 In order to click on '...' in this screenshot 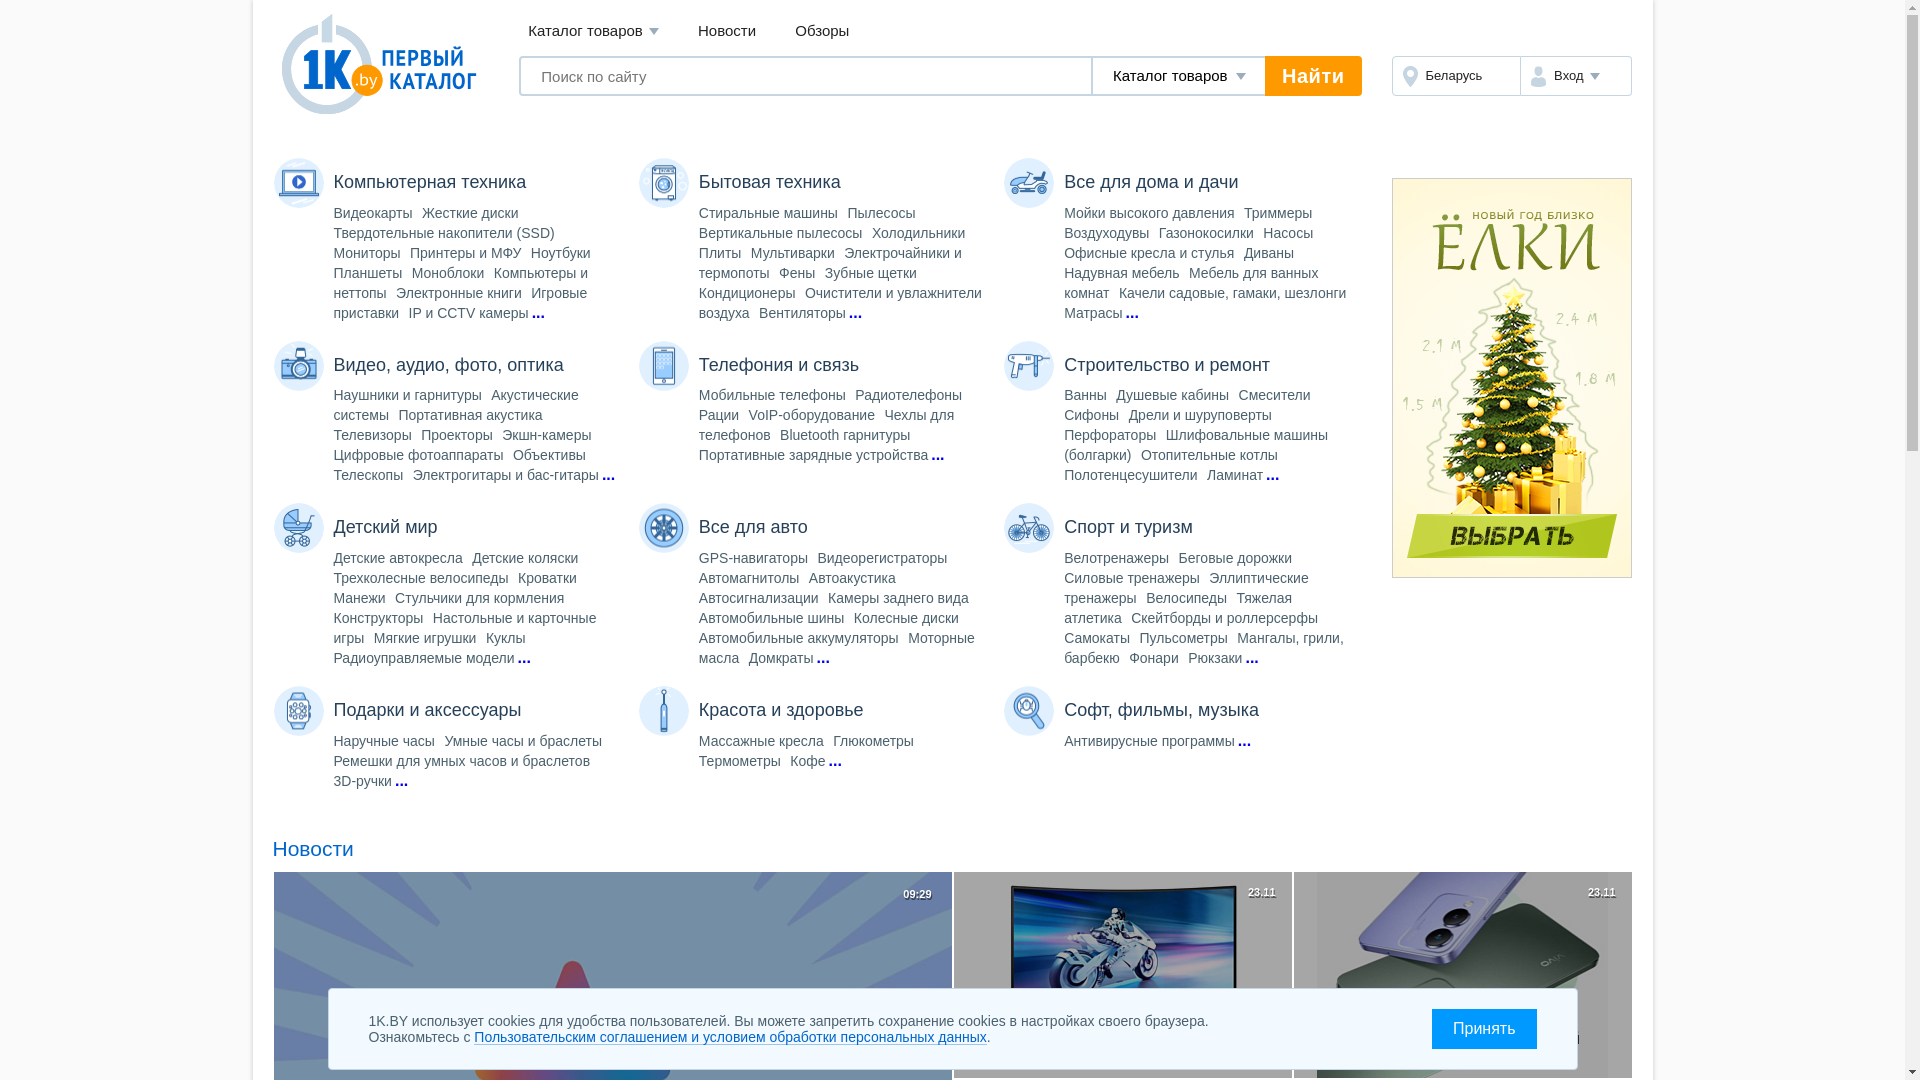, I will do `click(1250, 658)`.